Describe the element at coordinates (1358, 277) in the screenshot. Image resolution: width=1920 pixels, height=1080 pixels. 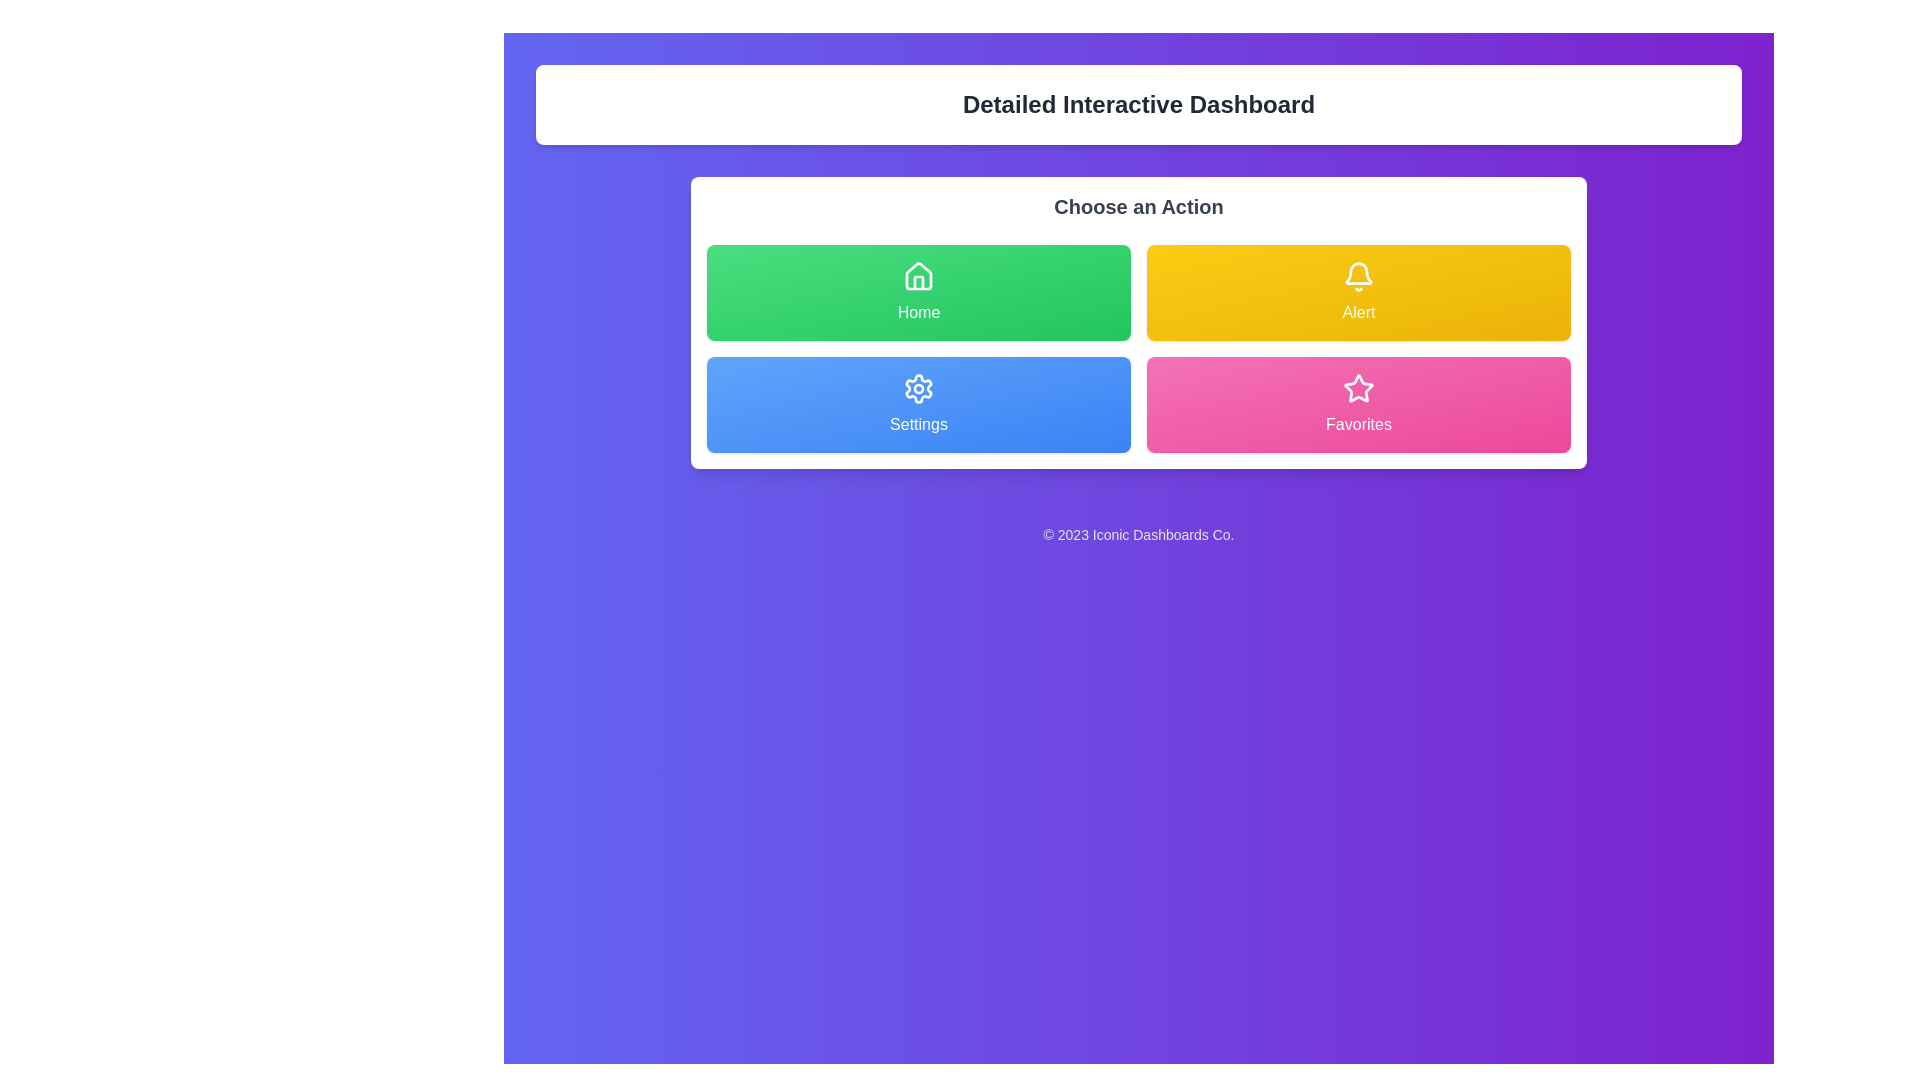
I see `the alert icon located at the center-top of the 'Alert' button within the 'Choose an Action' section` at that location.